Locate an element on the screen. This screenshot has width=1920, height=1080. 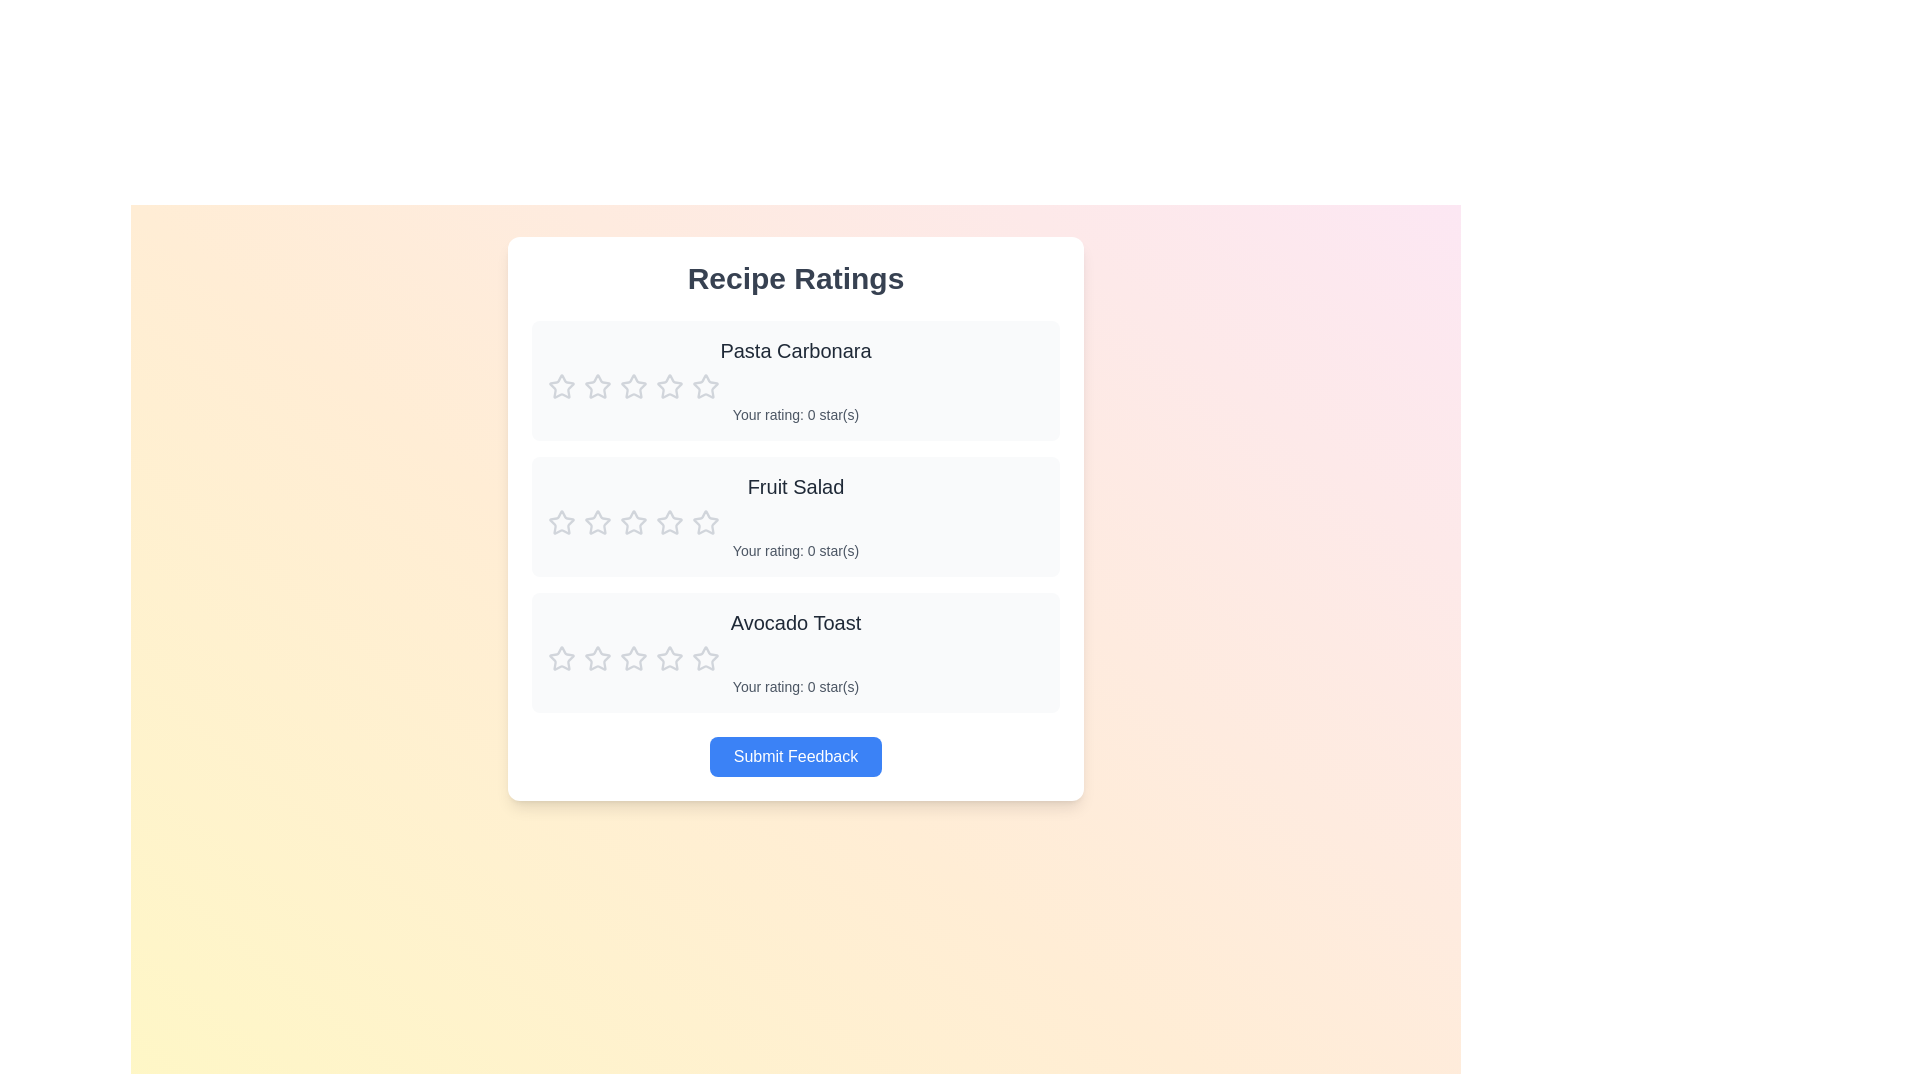
the first hollow star in the star rating system beside the 'Pasta Carbonara' label is located at coordinates (597, 386).